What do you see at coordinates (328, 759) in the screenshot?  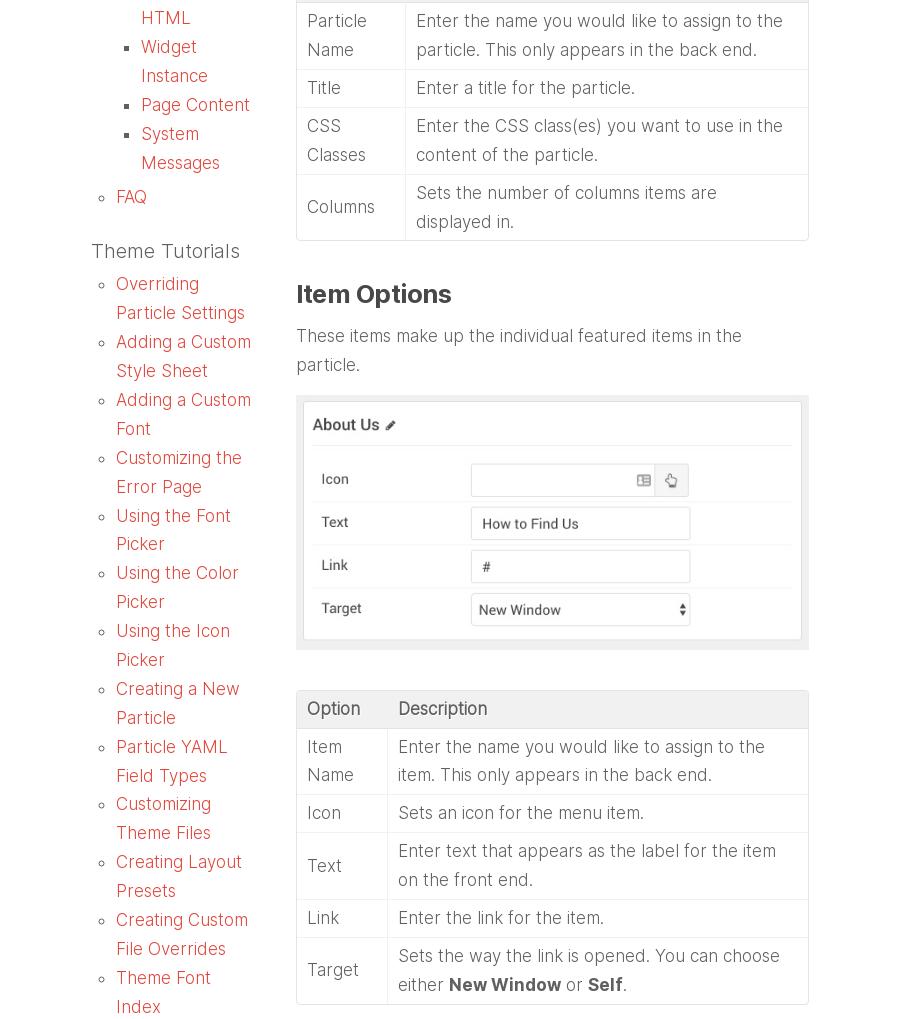 I see `'Item Name'` at bounding box center [328, 759].